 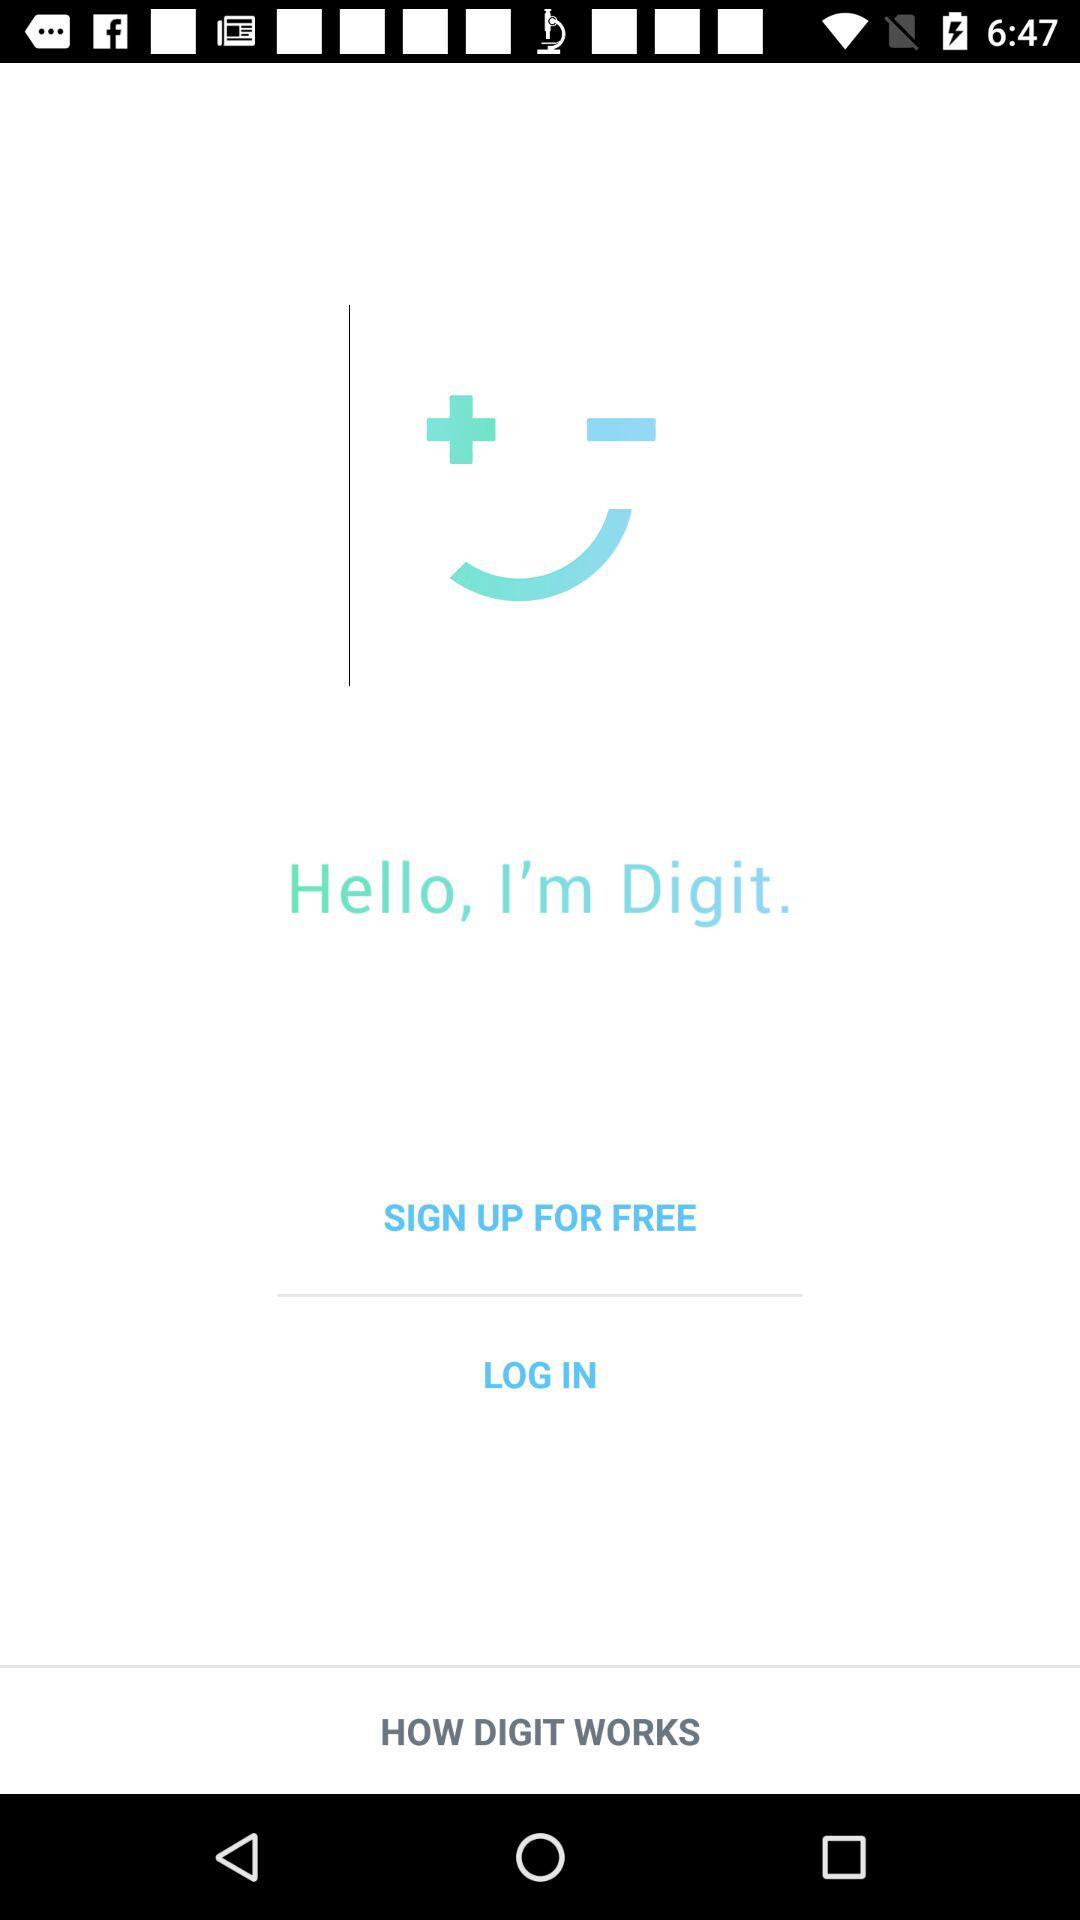 What do you see at coordinates (540, 1372) in the screenshot?
I see `log in item` at bounding box center [540, 1372].